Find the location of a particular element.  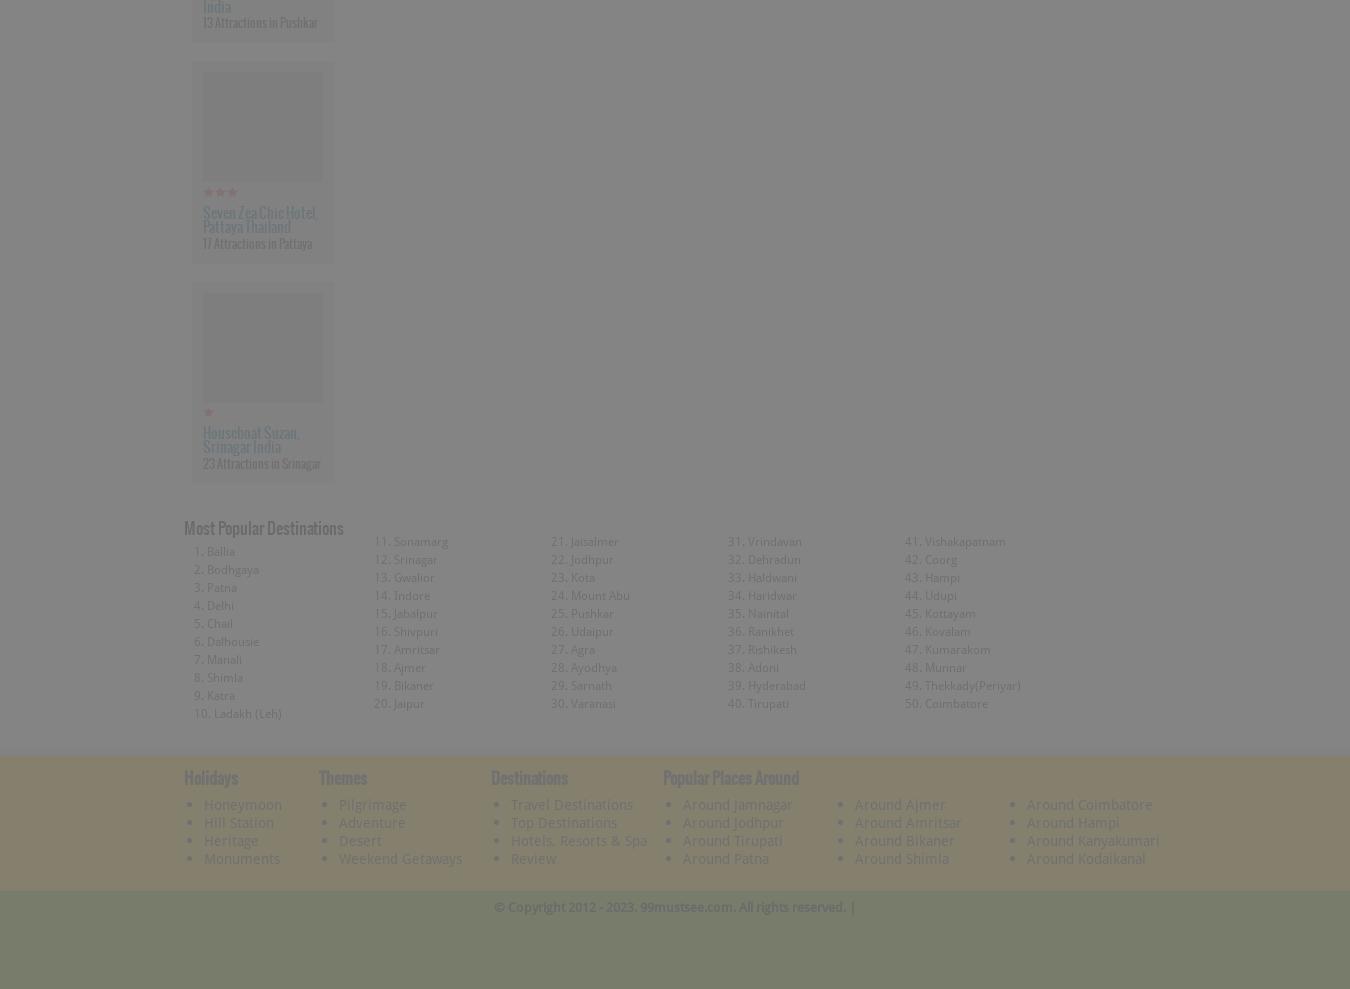

'Travel Destinations' is located at coordinates (571, 802).